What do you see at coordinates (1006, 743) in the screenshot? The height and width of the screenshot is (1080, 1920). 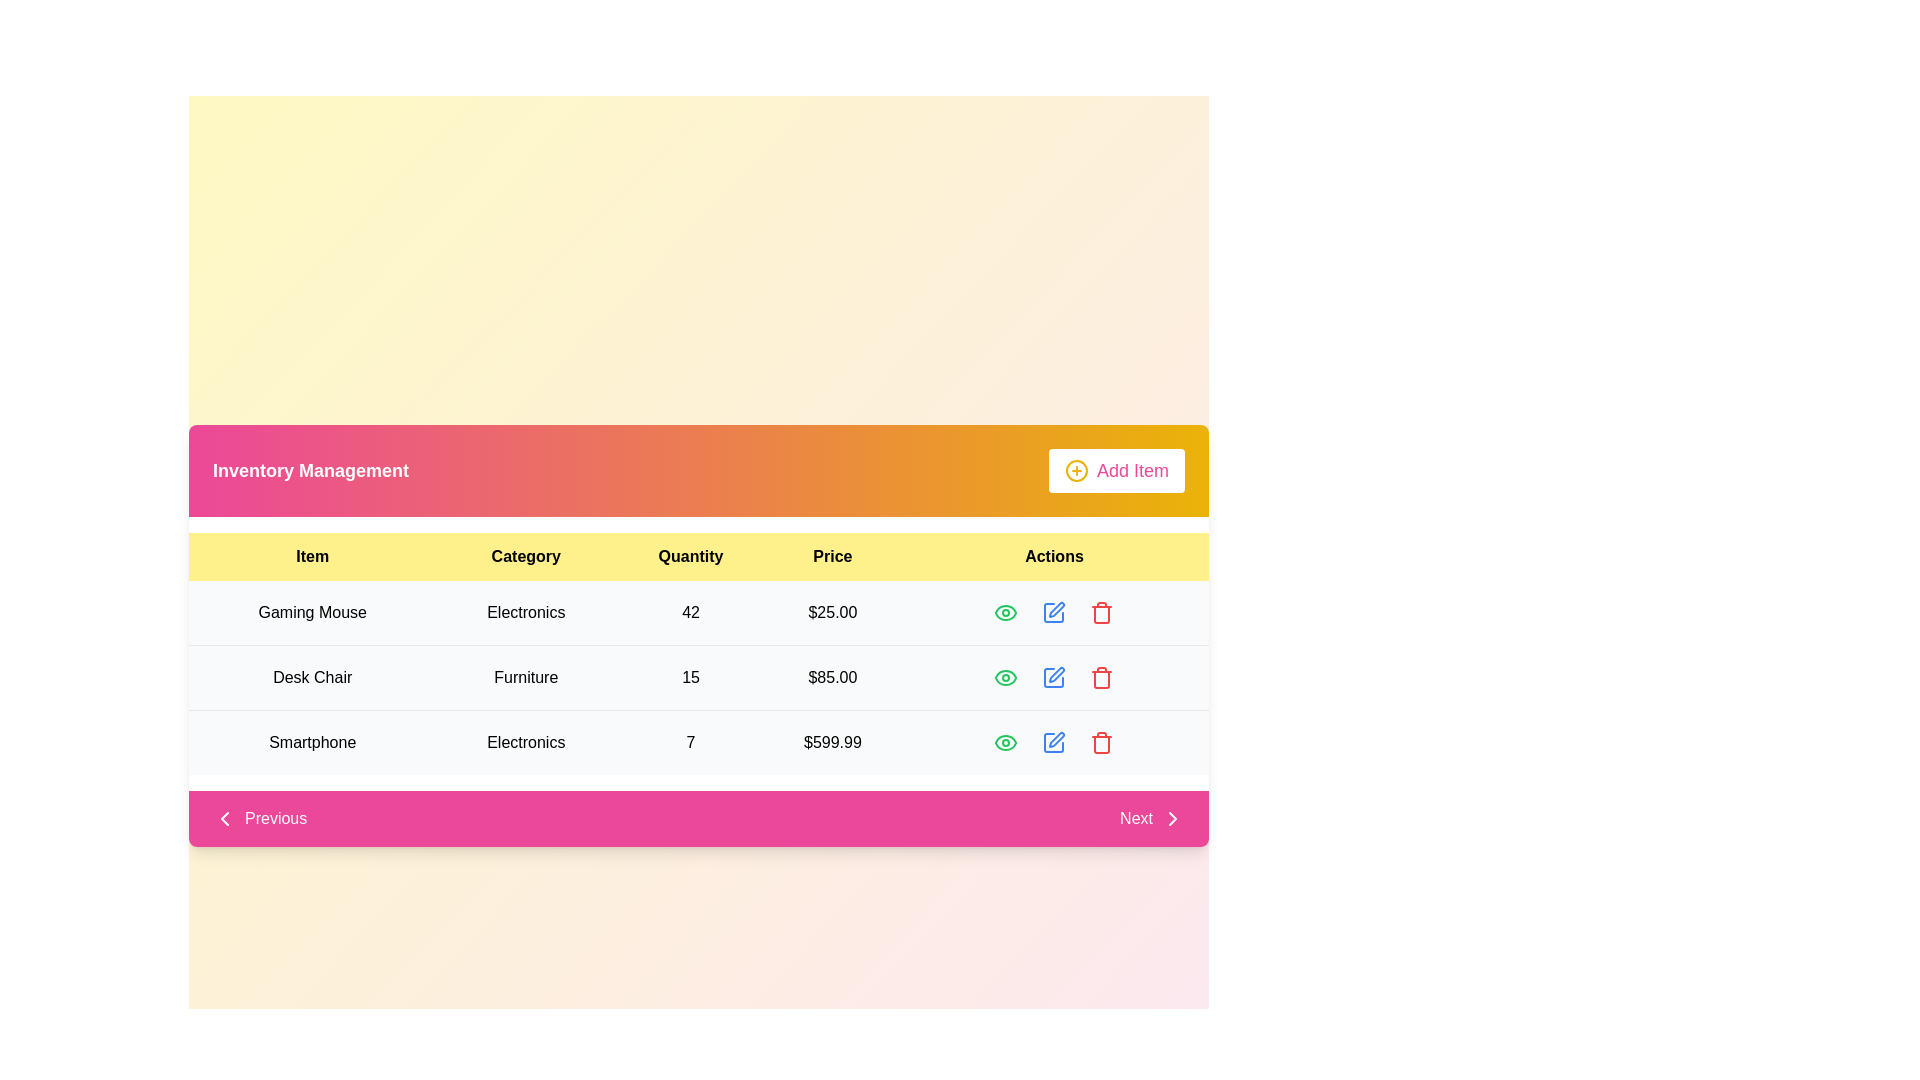 I see `the view icon button located in the 'Actions' column of the table for the 'Smartphone' item` at bounding box center [1006, 743].